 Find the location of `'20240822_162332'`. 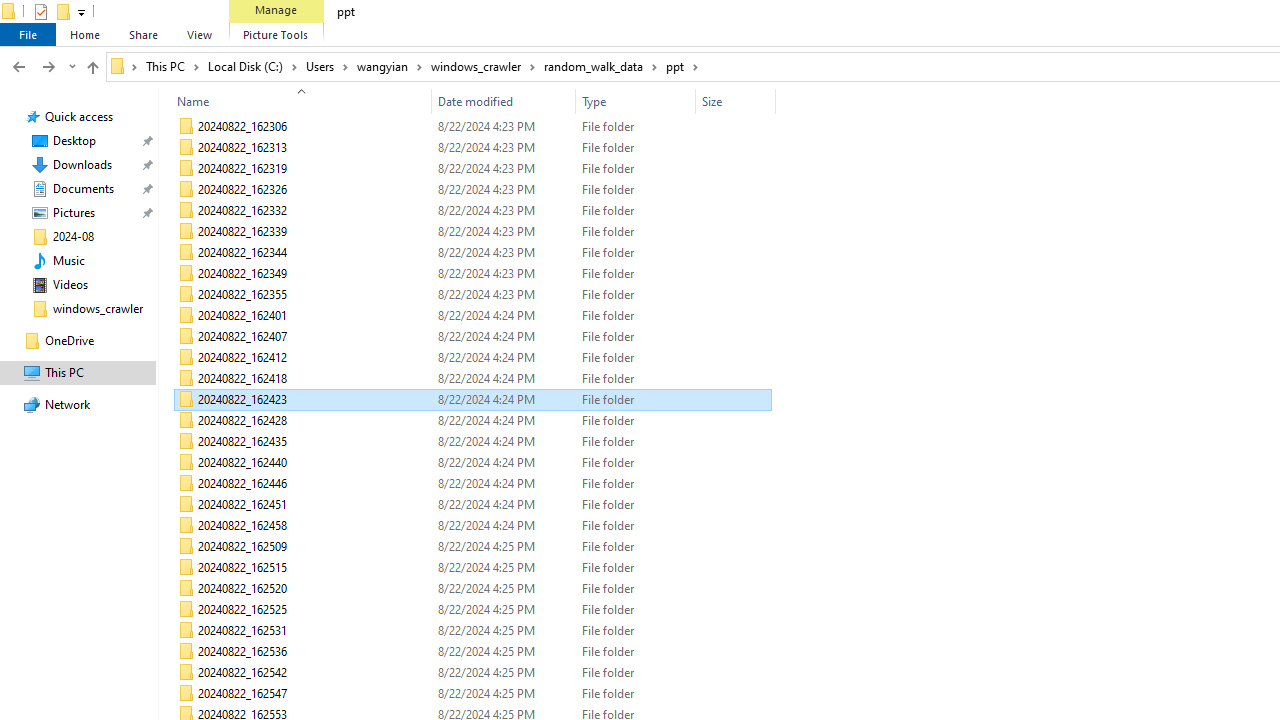

'20240822_162332' is located at coordinates (471, 210).